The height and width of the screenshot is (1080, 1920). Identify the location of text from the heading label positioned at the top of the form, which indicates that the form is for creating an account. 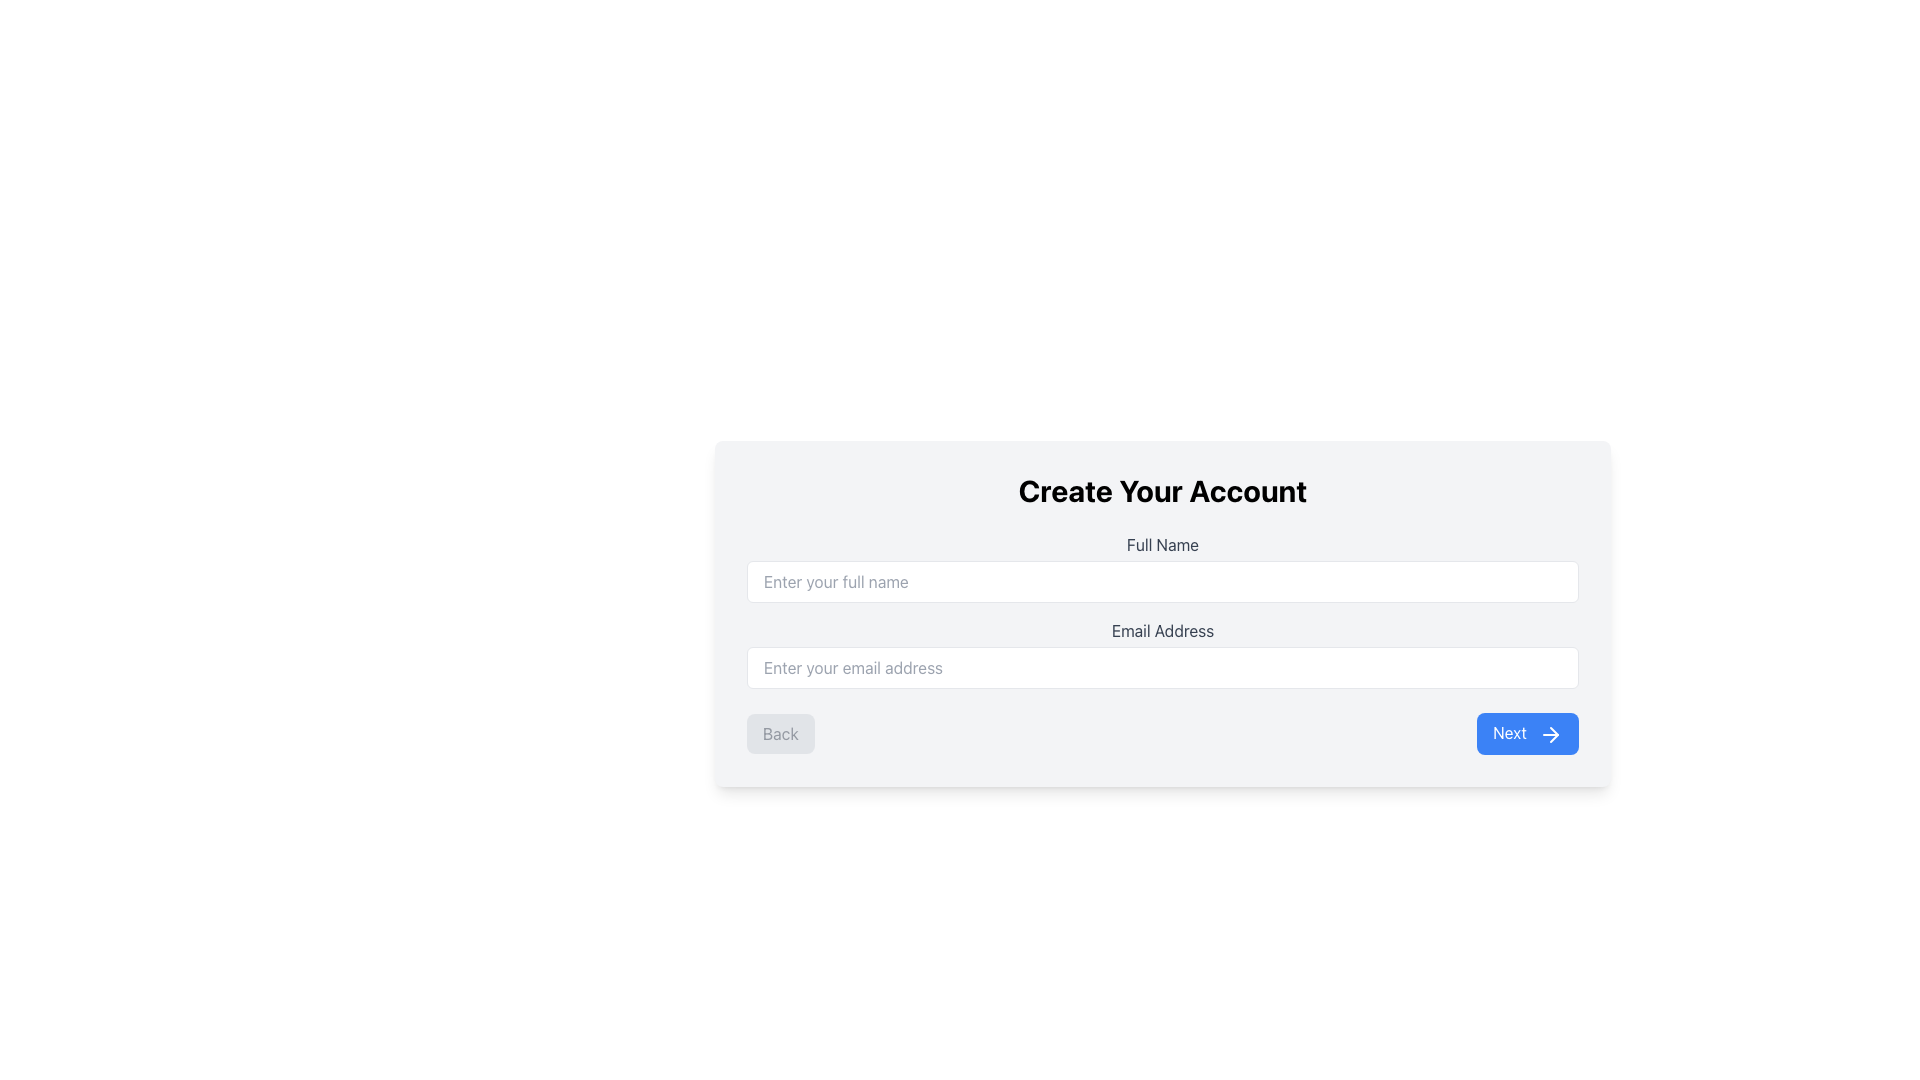
(1162, 490).